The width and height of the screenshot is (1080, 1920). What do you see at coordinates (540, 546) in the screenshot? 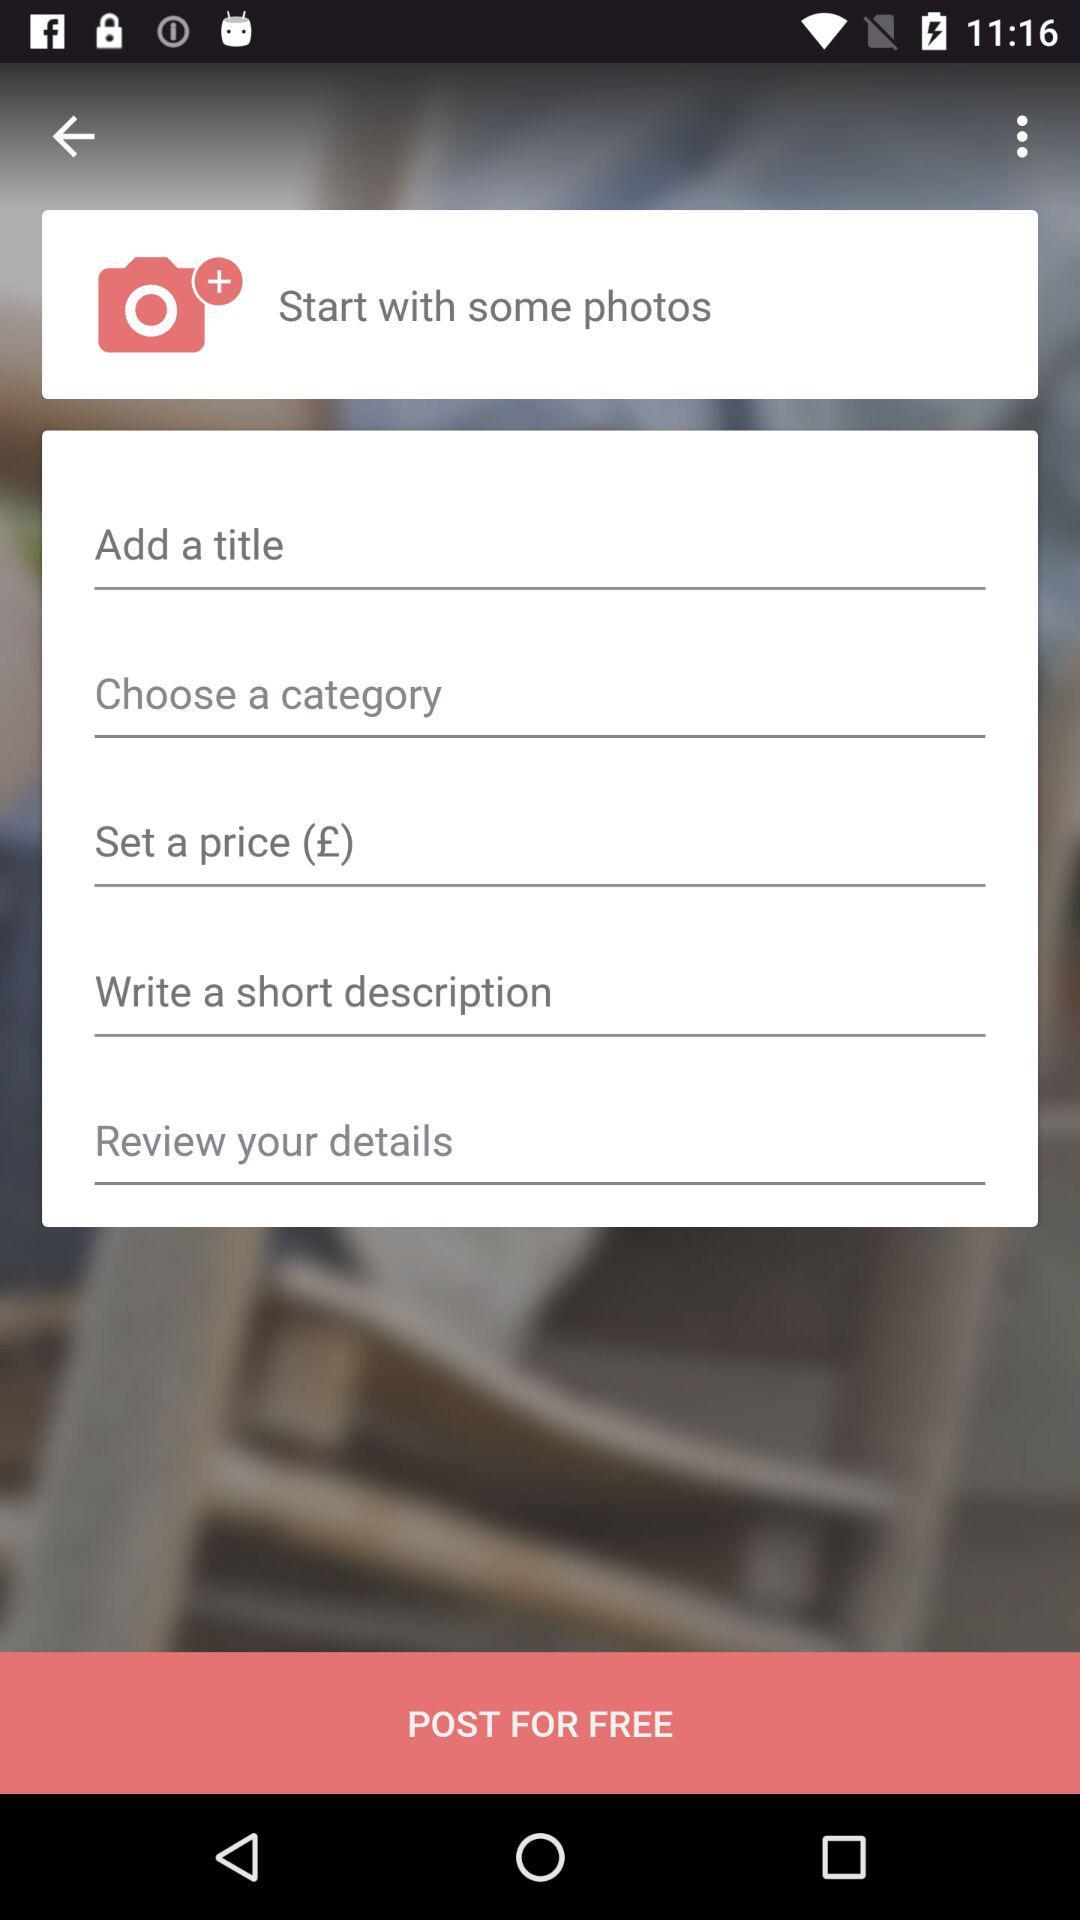
I see `type a tittle advertisements` at bounding box center [540, 546].